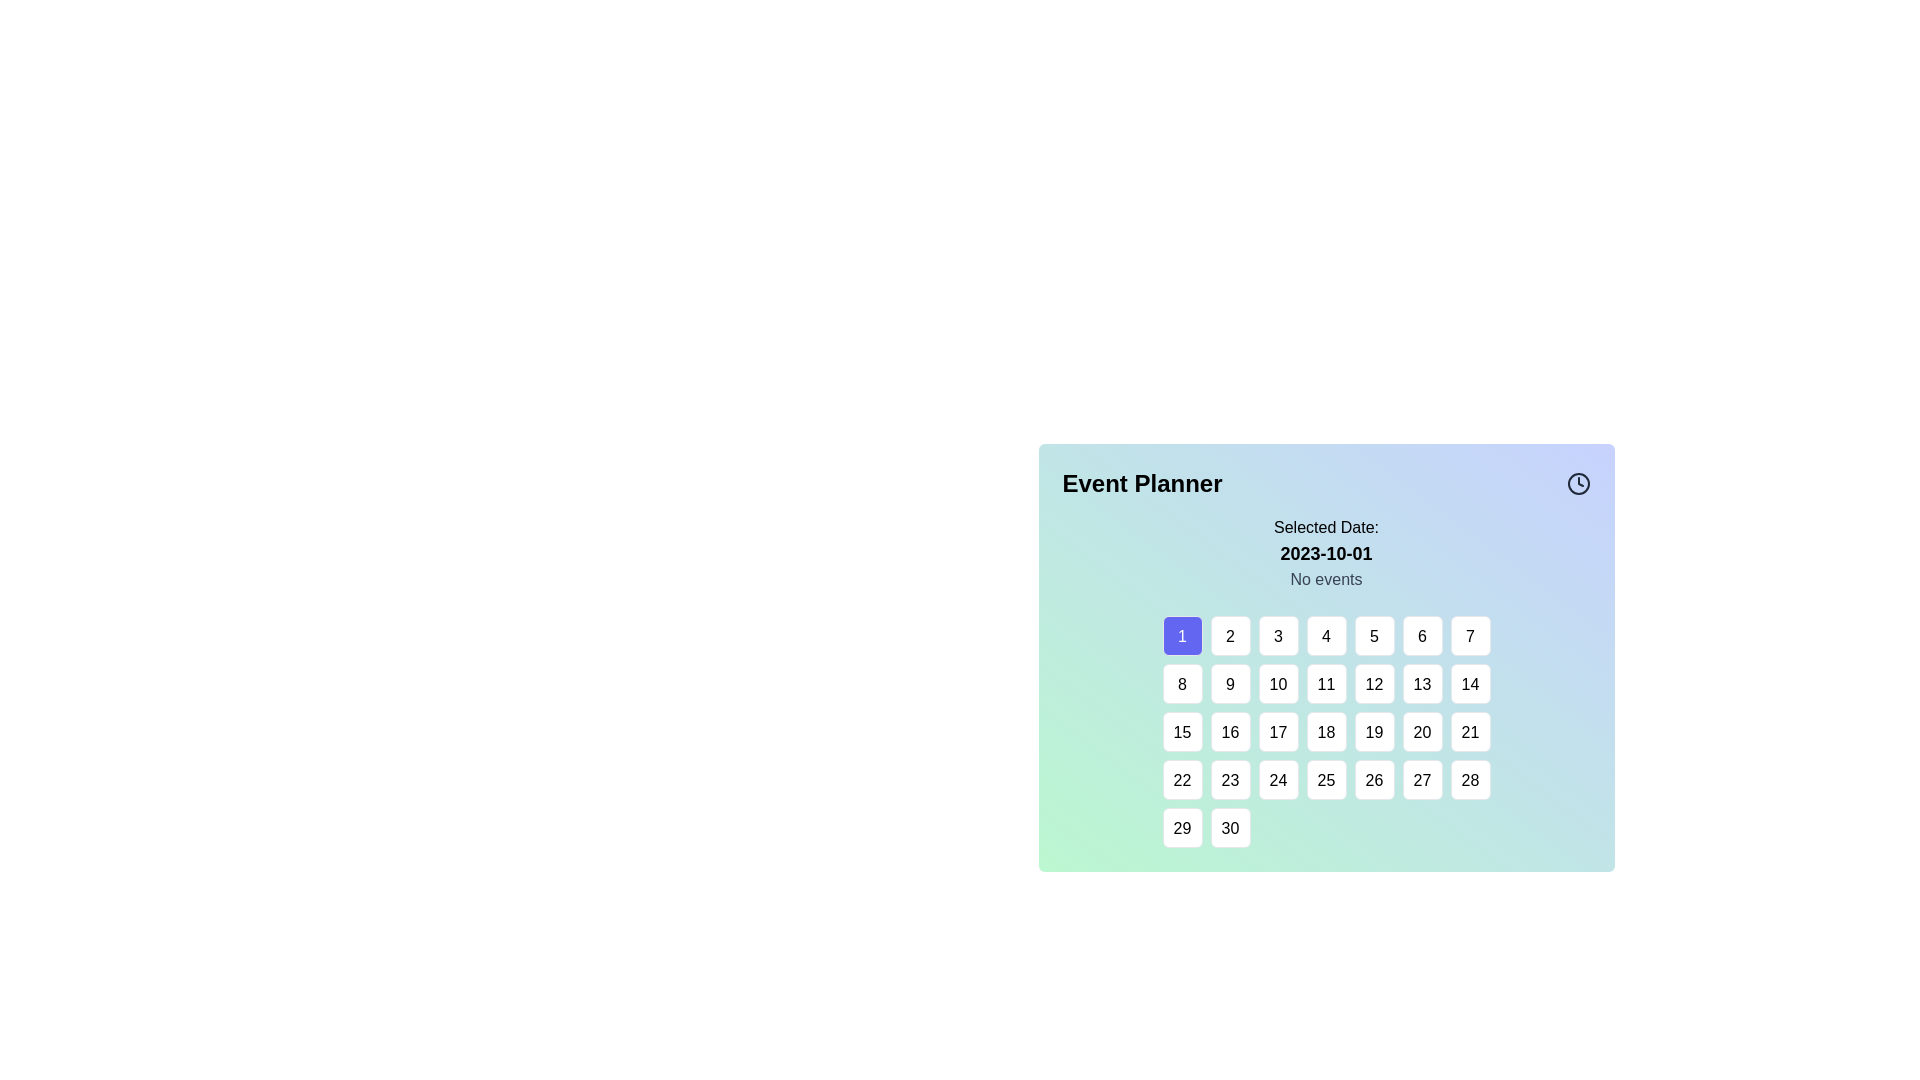 The width and height of the screenshot is (1920, 1080). I want to click on the interactive button in the calendar interface, so click(1373, 682).